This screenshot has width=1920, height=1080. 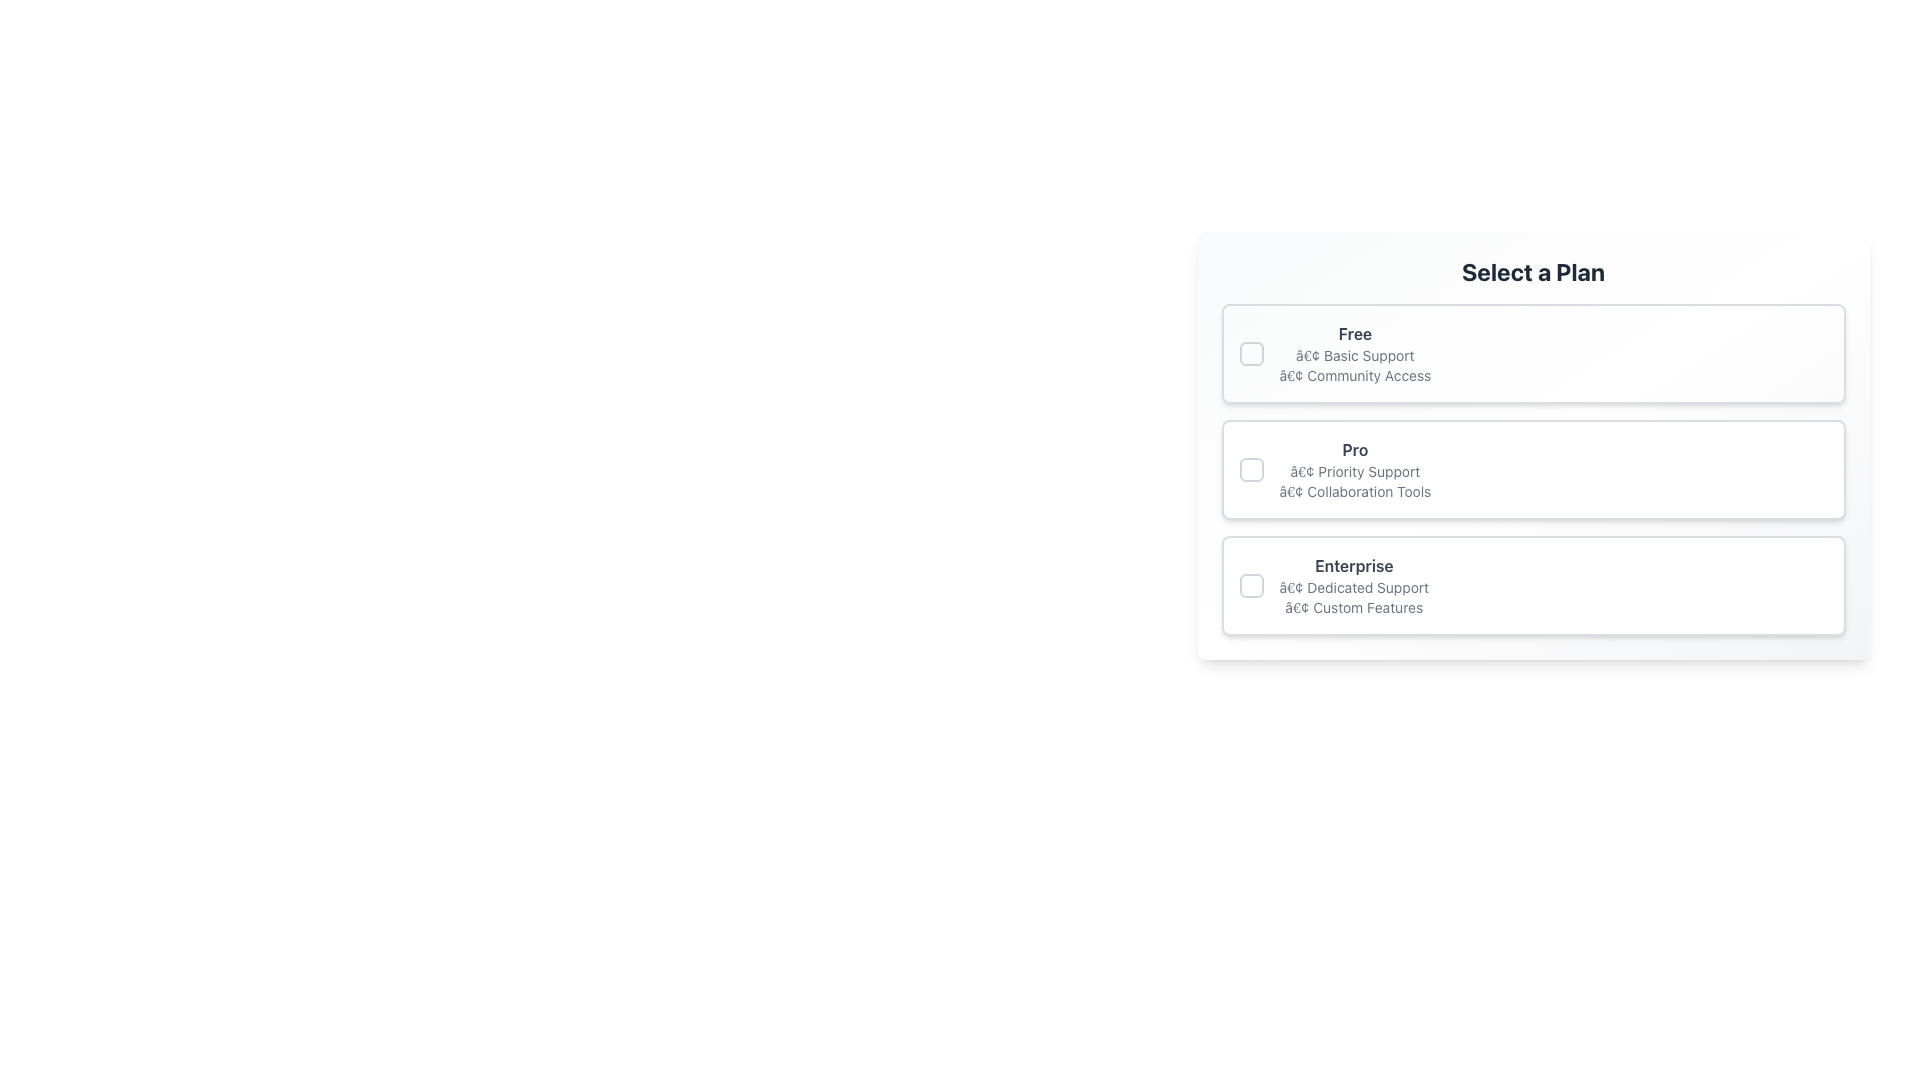 What do you see at coordinates (1355, 482) in the screenshot?
I see `text label describing the features of the 'Pro' plan, which includes 'Priority Support' and 'Collaboration Tools'. This label is located in the second box under the title 'Select a Plan'` at bounding box center [1355, 482].